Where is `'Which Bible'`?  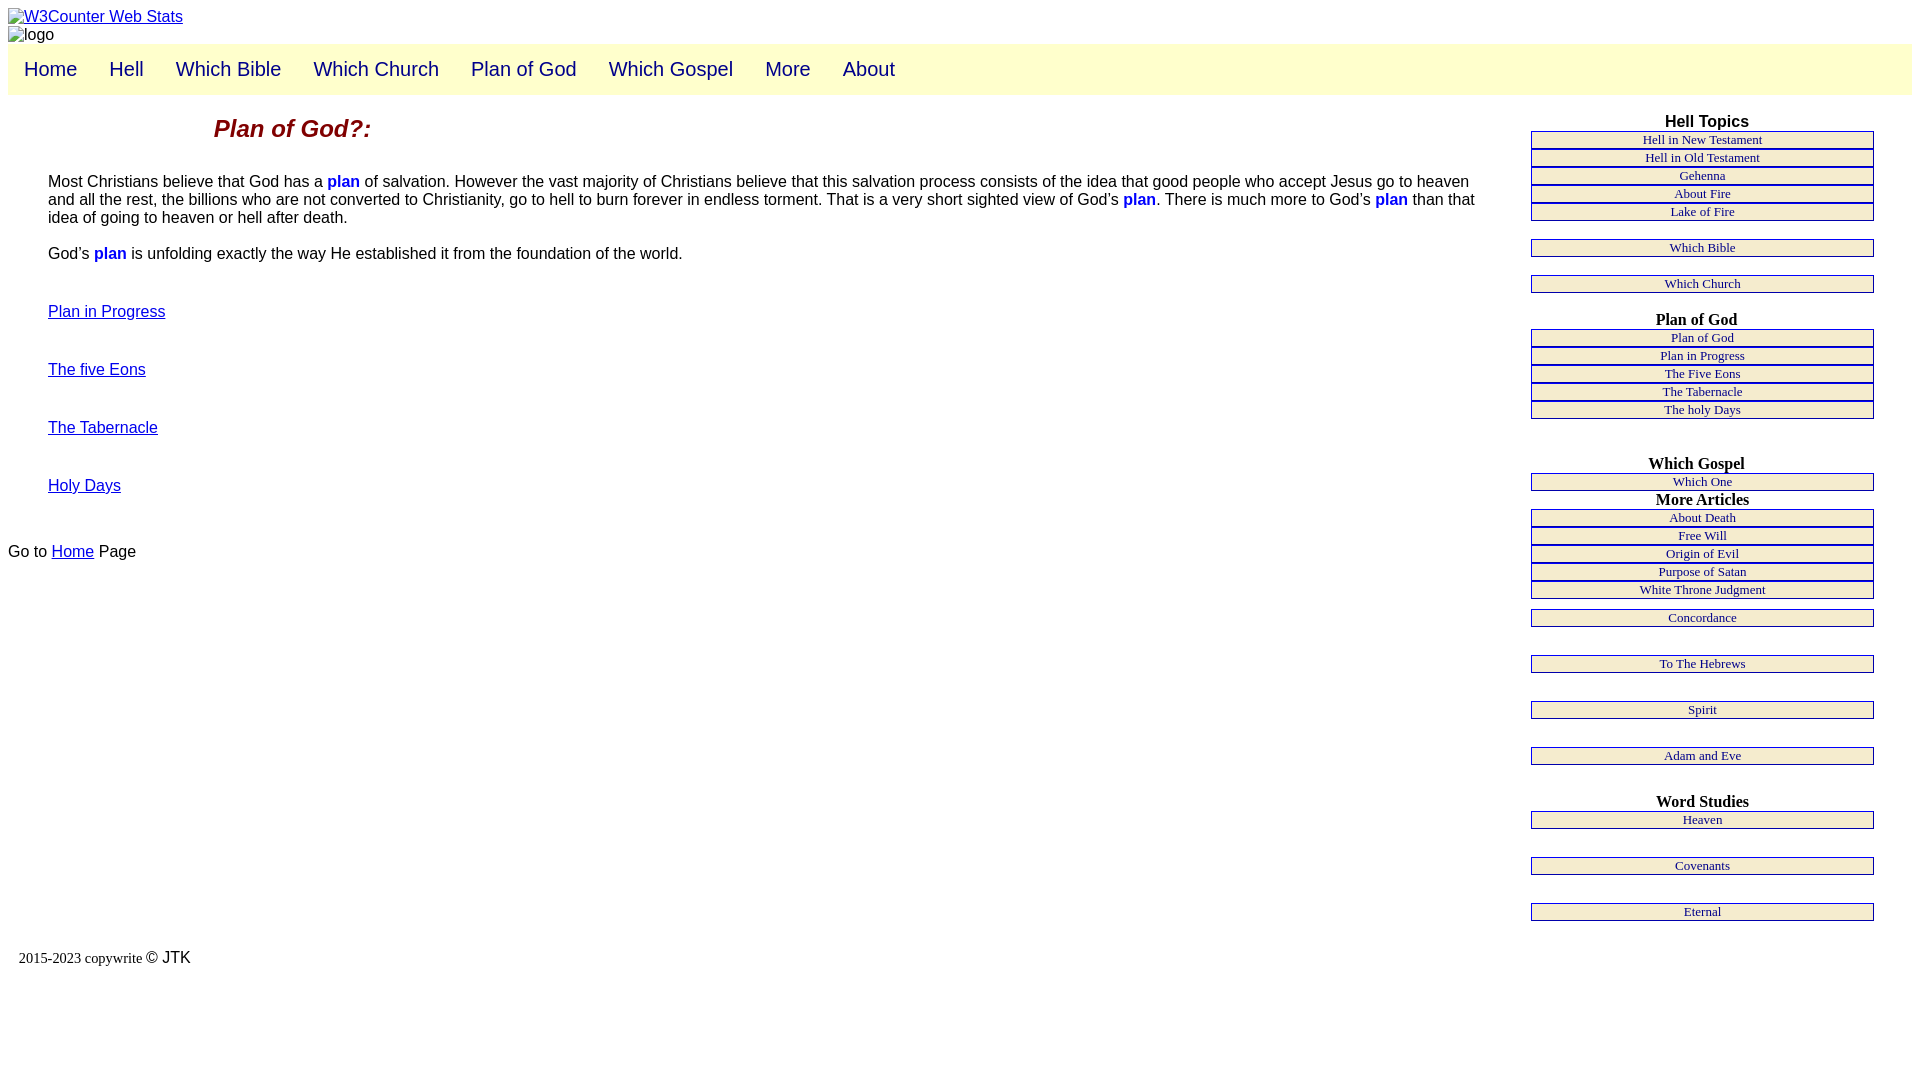
'Which Bible' is located at coordinates (229, 68).